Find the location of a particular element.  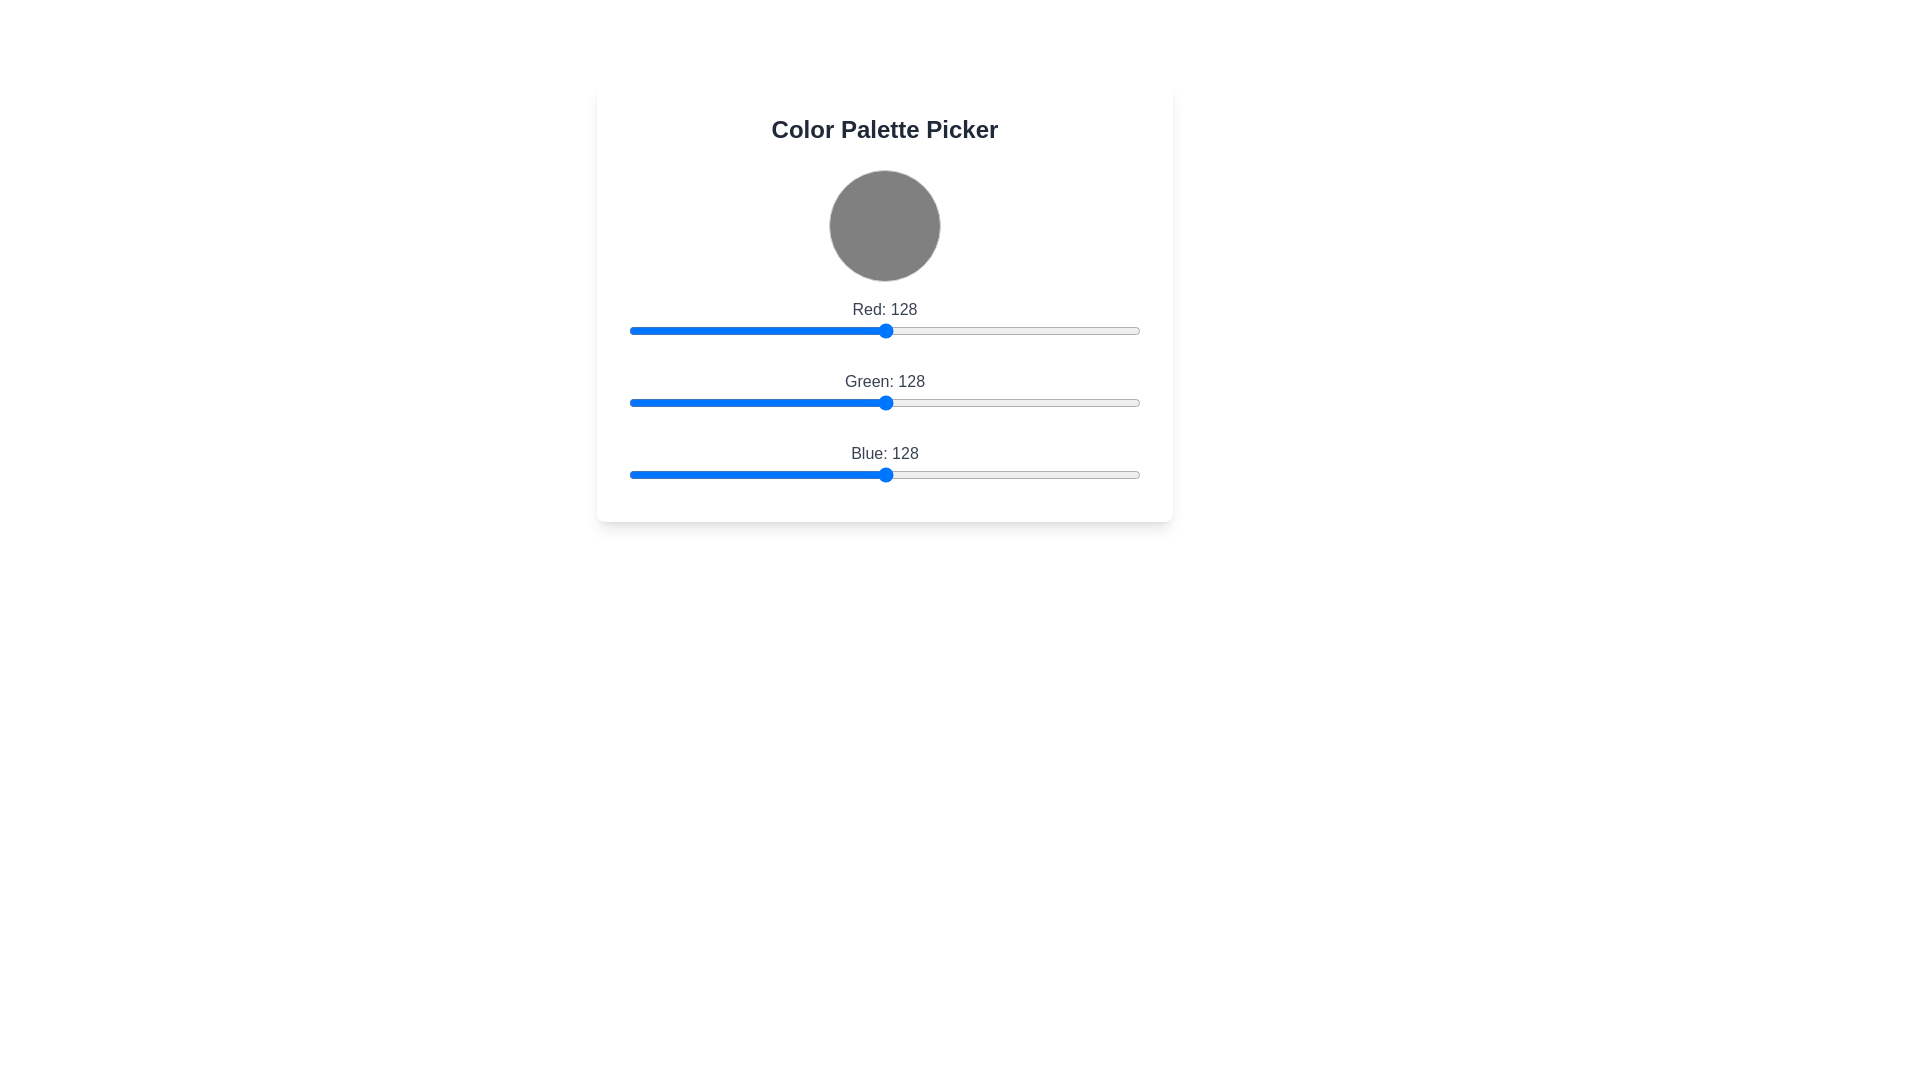

the blue value is located at coordinates (683, 474).